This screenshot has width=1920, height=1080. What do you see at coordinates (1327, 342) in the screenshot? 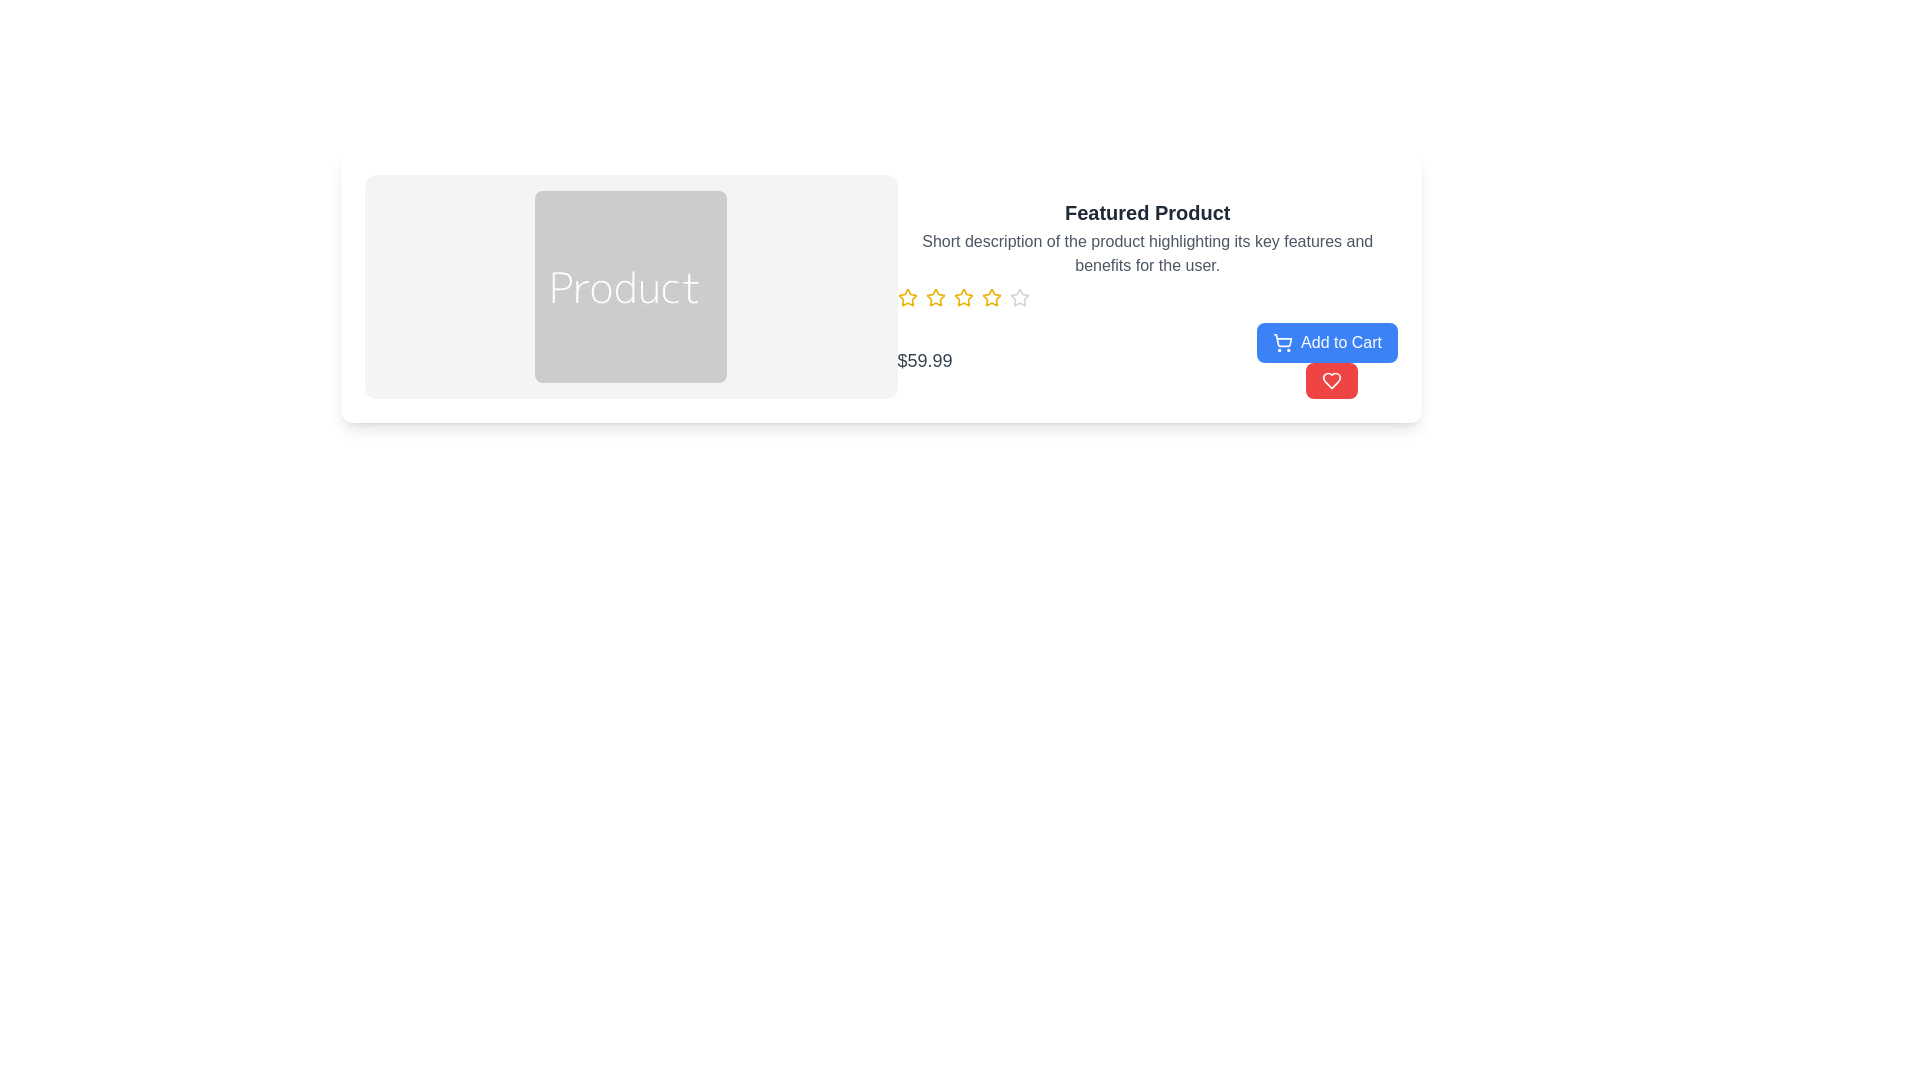
I see `the blue rectangular 'Add to Cart' button with rounded corners located in the 'Featured Product' section to observe the hover effect` at bounding box center [1327, 342].